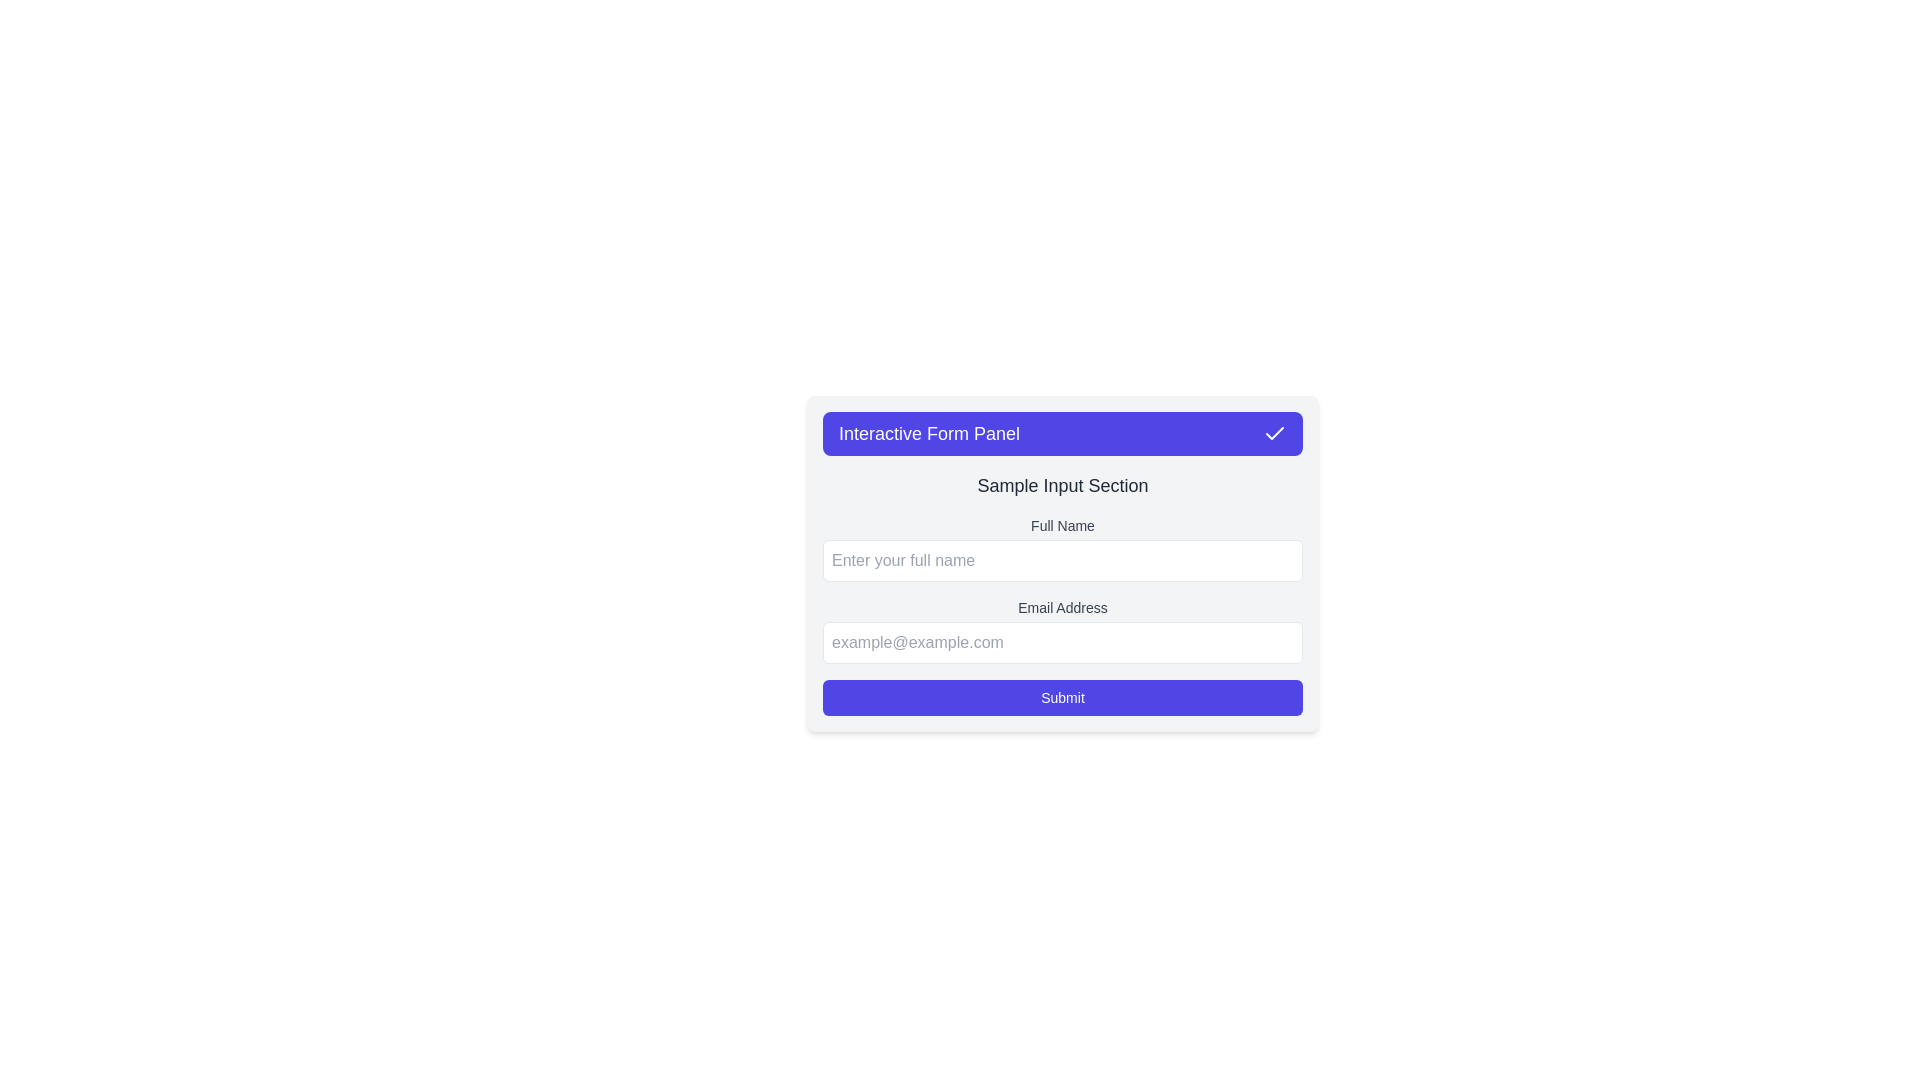 This screenshot has width=1920, height=1080. Describe the element at coordinates (1274, 432) in the screenshot. I see `the checkmark icon located at the top-right corner of the 'Interactive Form Panel' header, which indicates completion or confirmation` at that location.